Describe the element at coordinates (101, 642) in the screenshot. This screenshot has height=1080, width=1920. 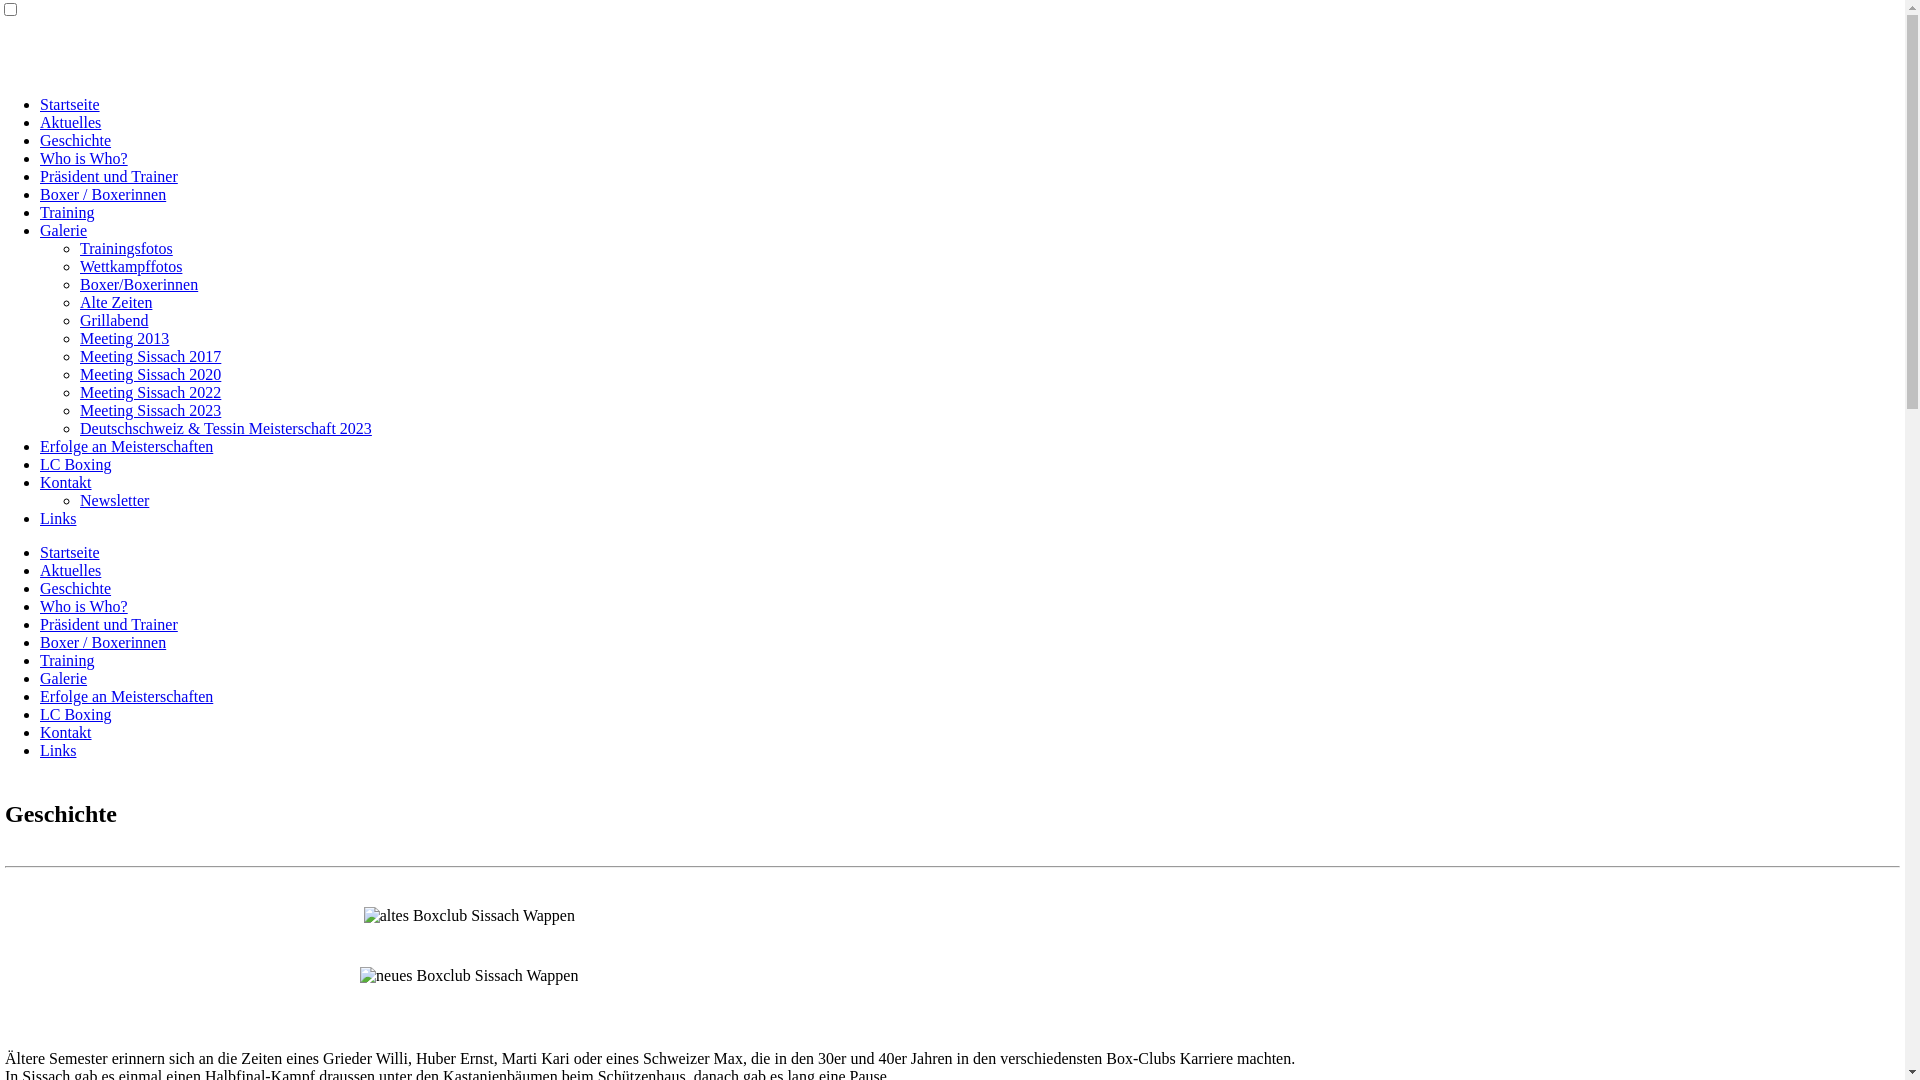
I see `'Boxer / Boxerinnen'` at that location.